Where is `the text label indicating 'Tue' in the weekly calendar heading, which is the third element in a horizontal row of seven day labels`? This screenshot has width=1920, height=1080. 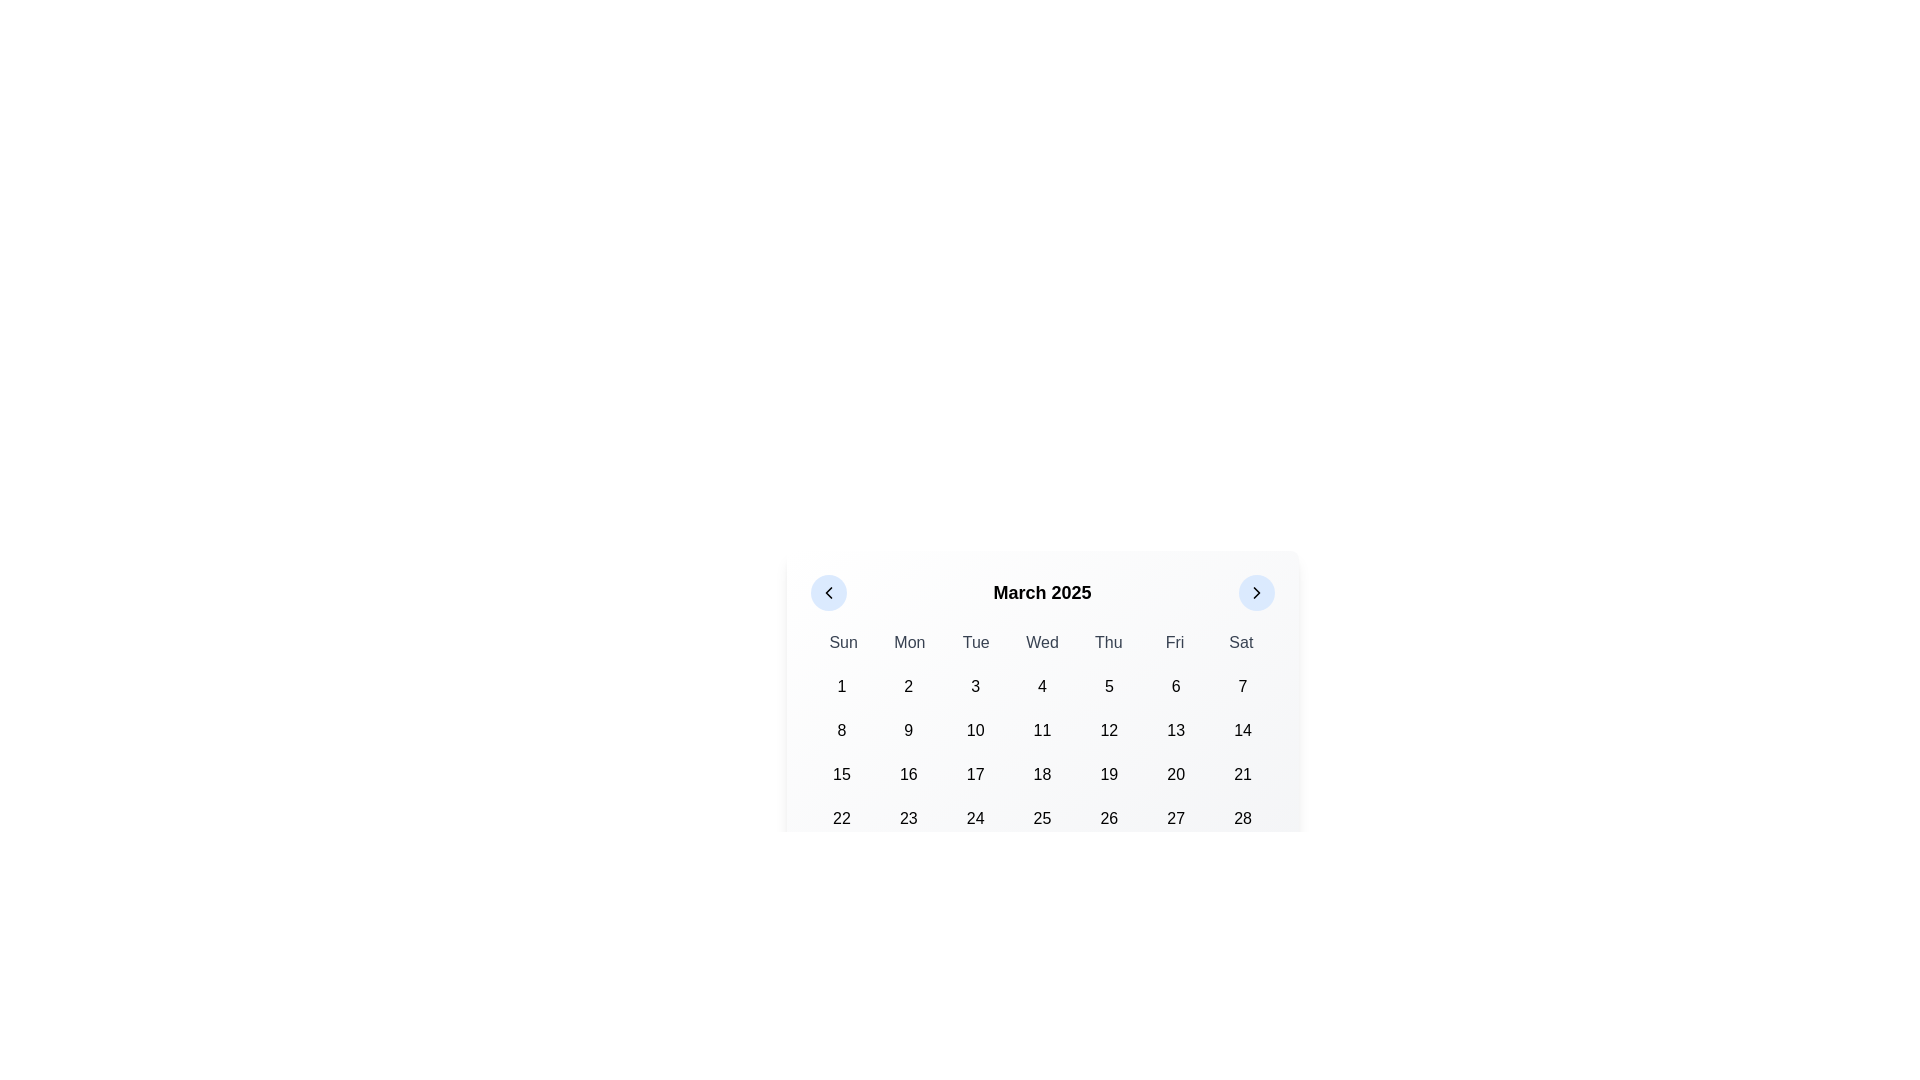
the text label indicating 'Tue' in the weekly calendar heading, which is the third element in a horizontal row of seven day labels is located at coordinates (976, 643).